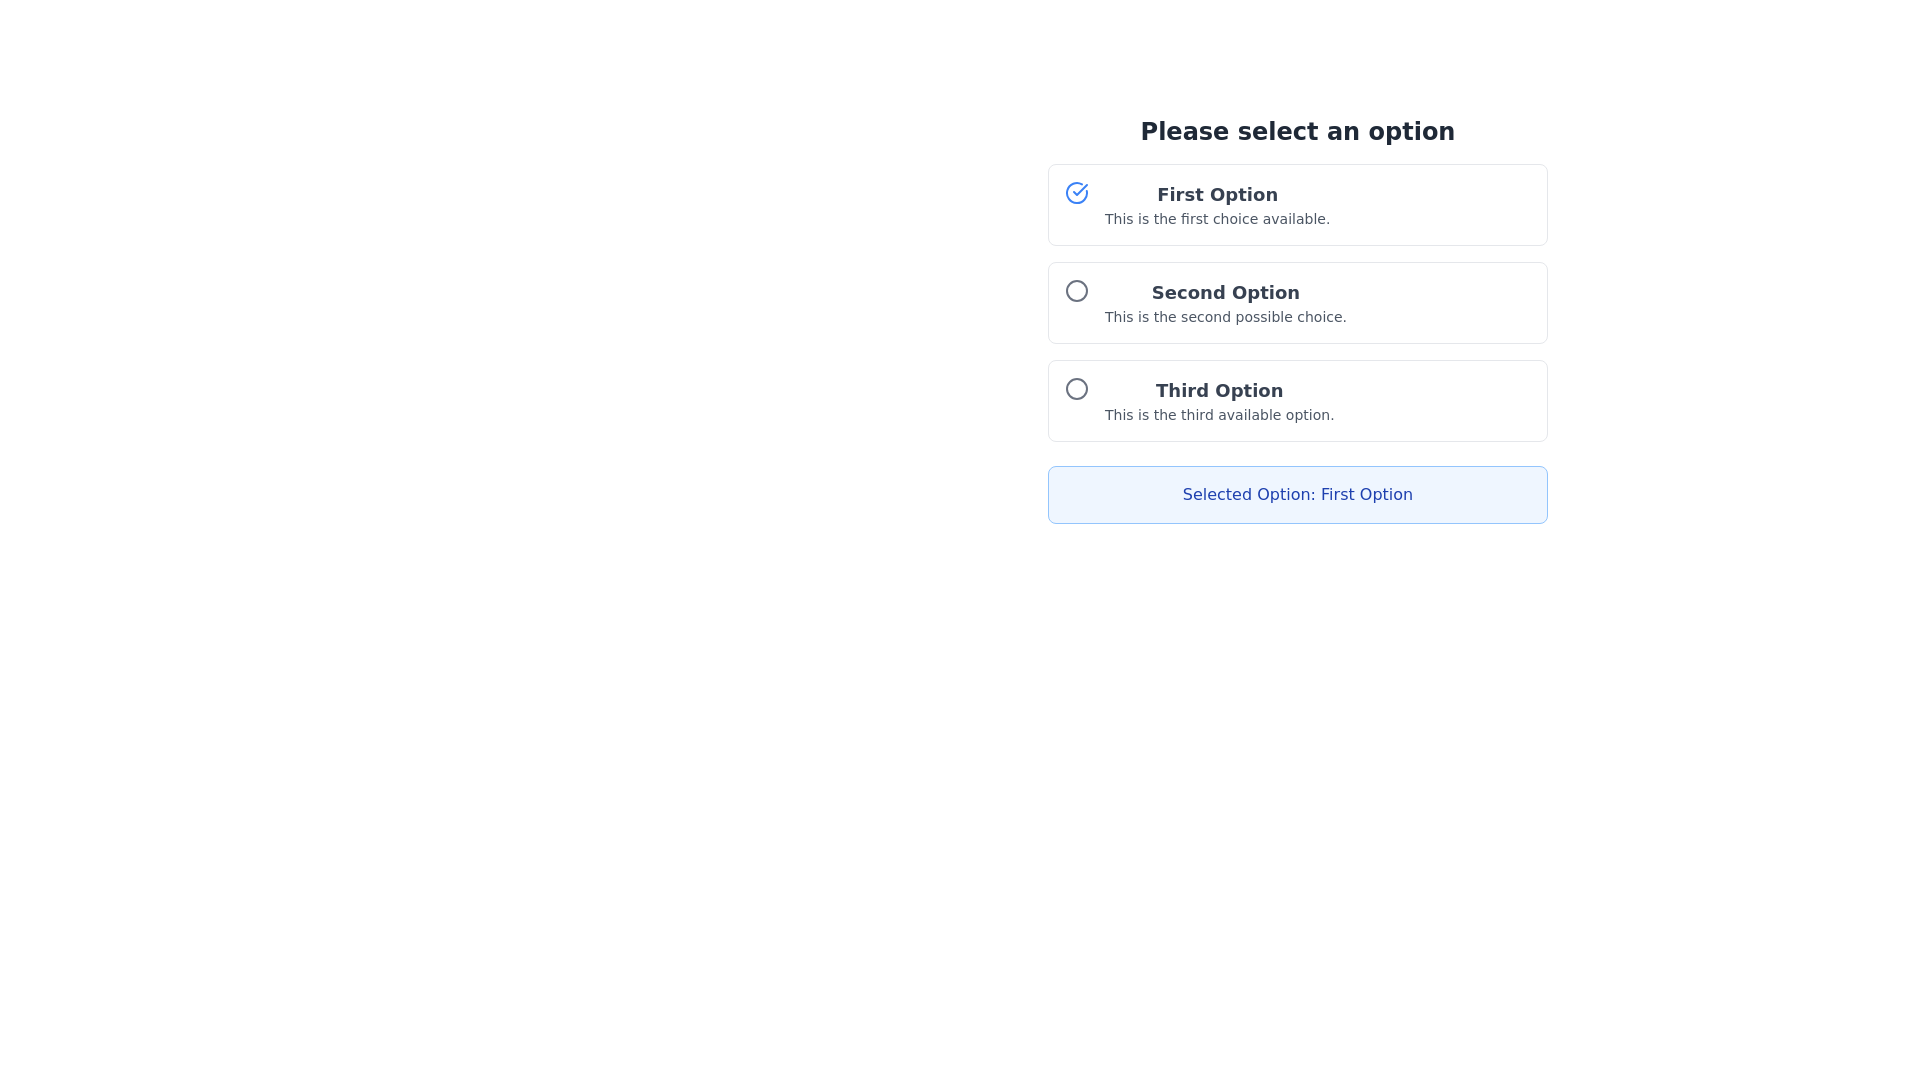  What do you see at coordinates (1218, 414) in the screenshot?
I see `informational text label located below 'Third Option', which displays: 'This is the third available option.'` at bounding box center [1218, 414].